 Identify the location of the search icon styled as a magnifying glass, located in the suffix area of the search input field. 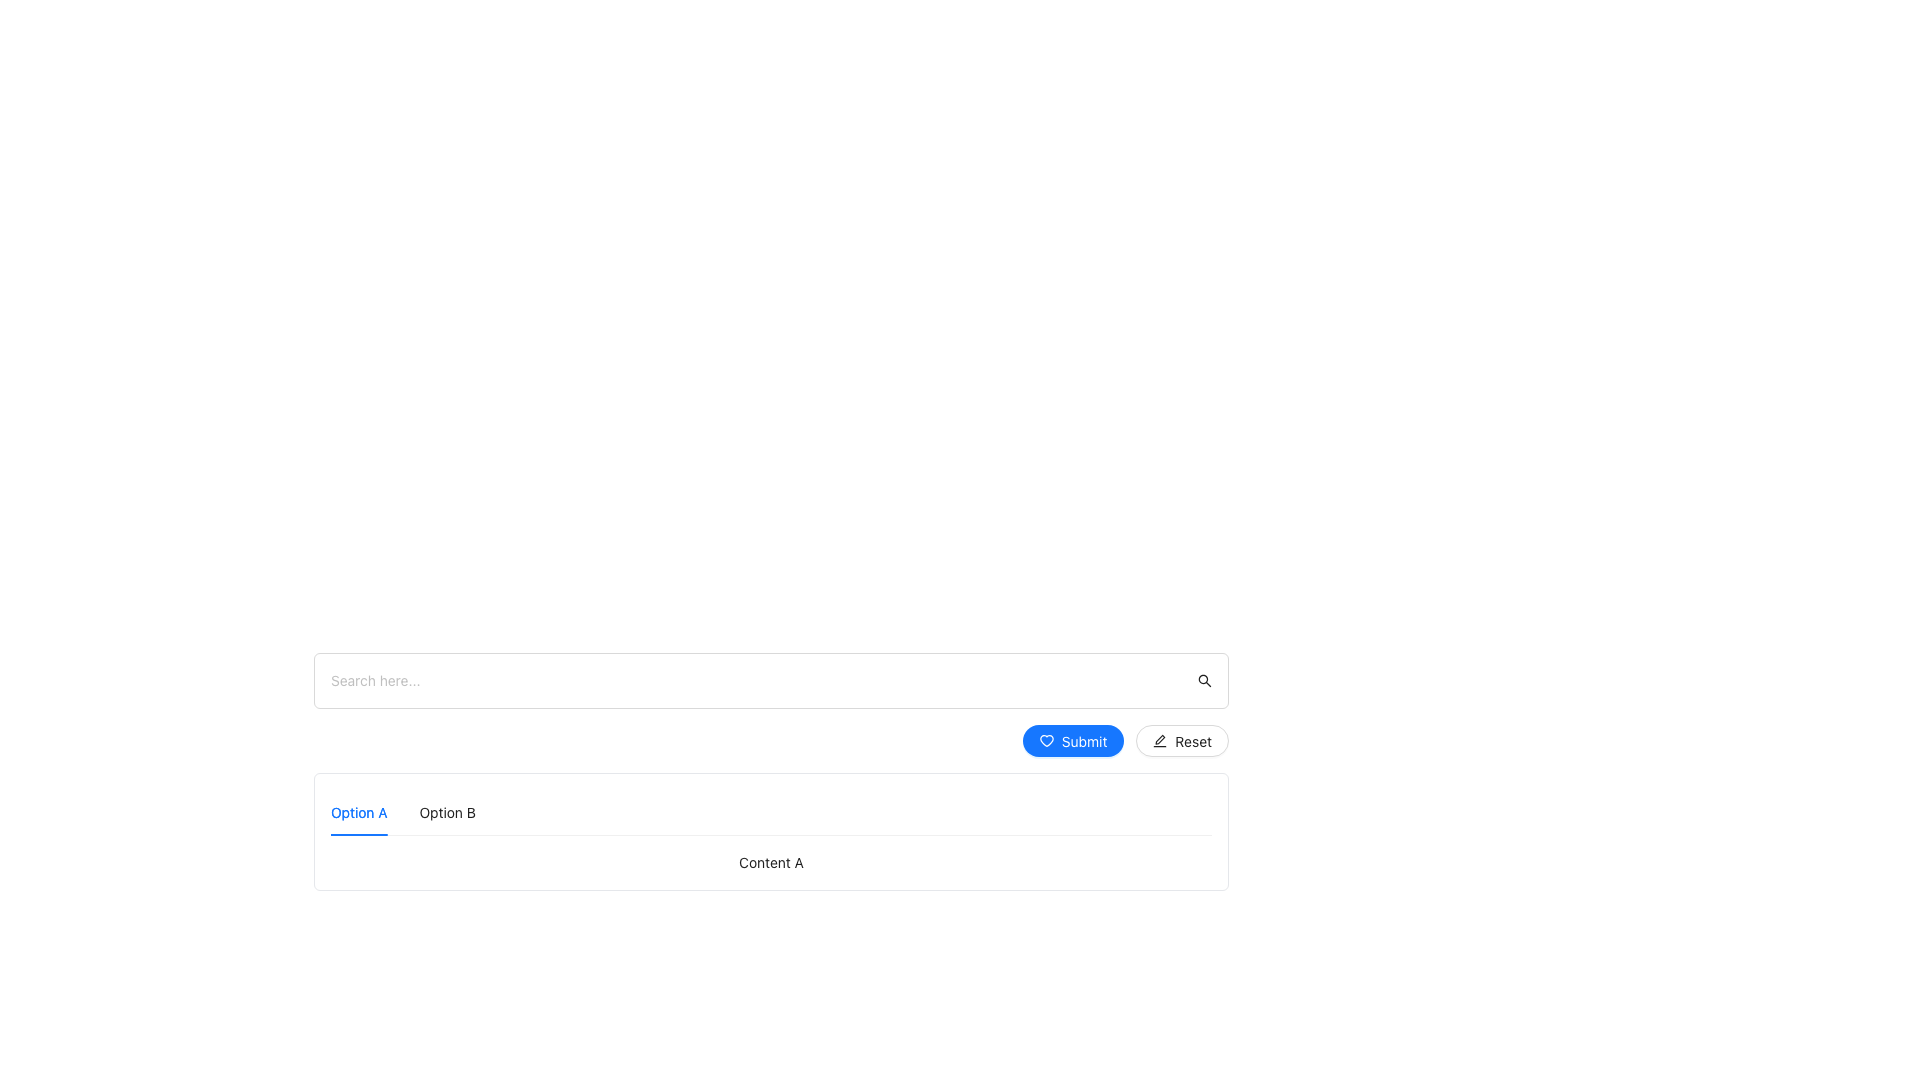
(1203, 680).